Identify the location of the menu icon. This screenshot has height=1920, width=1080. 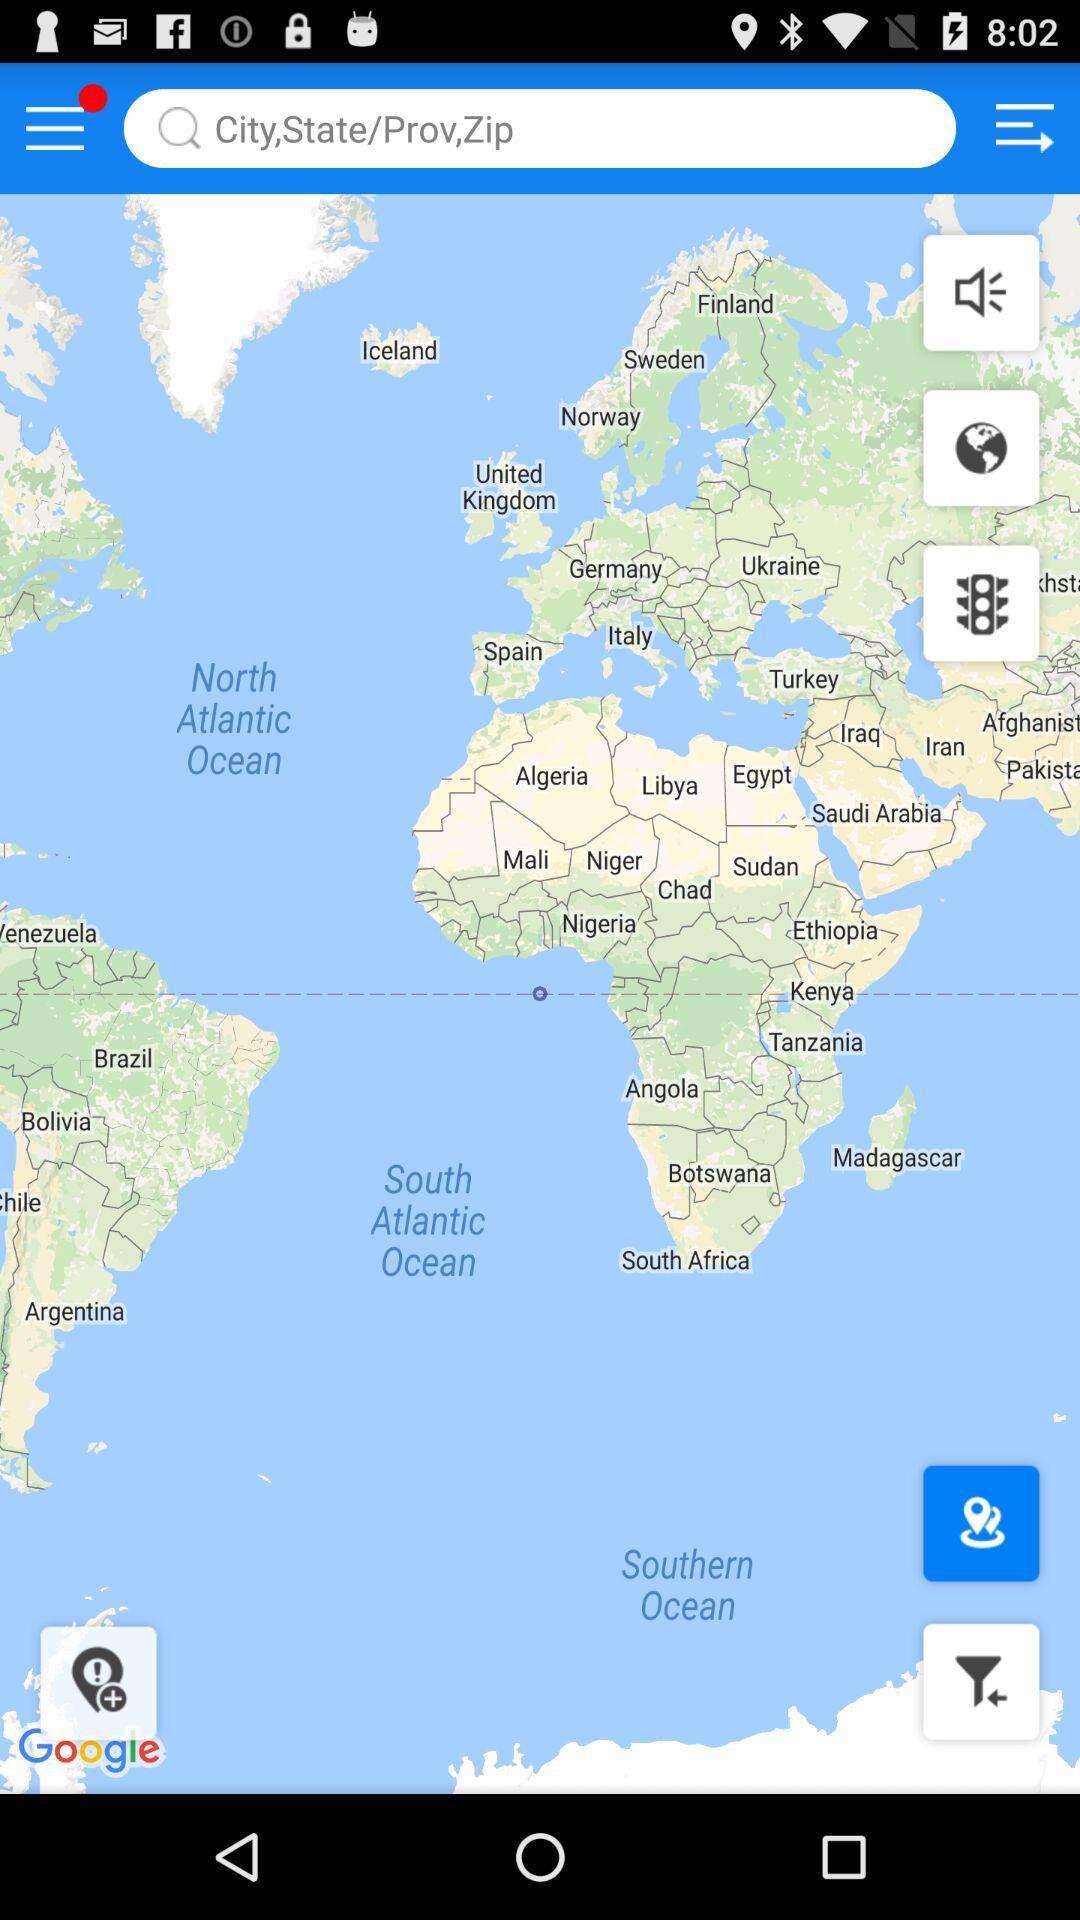
(54, 136).